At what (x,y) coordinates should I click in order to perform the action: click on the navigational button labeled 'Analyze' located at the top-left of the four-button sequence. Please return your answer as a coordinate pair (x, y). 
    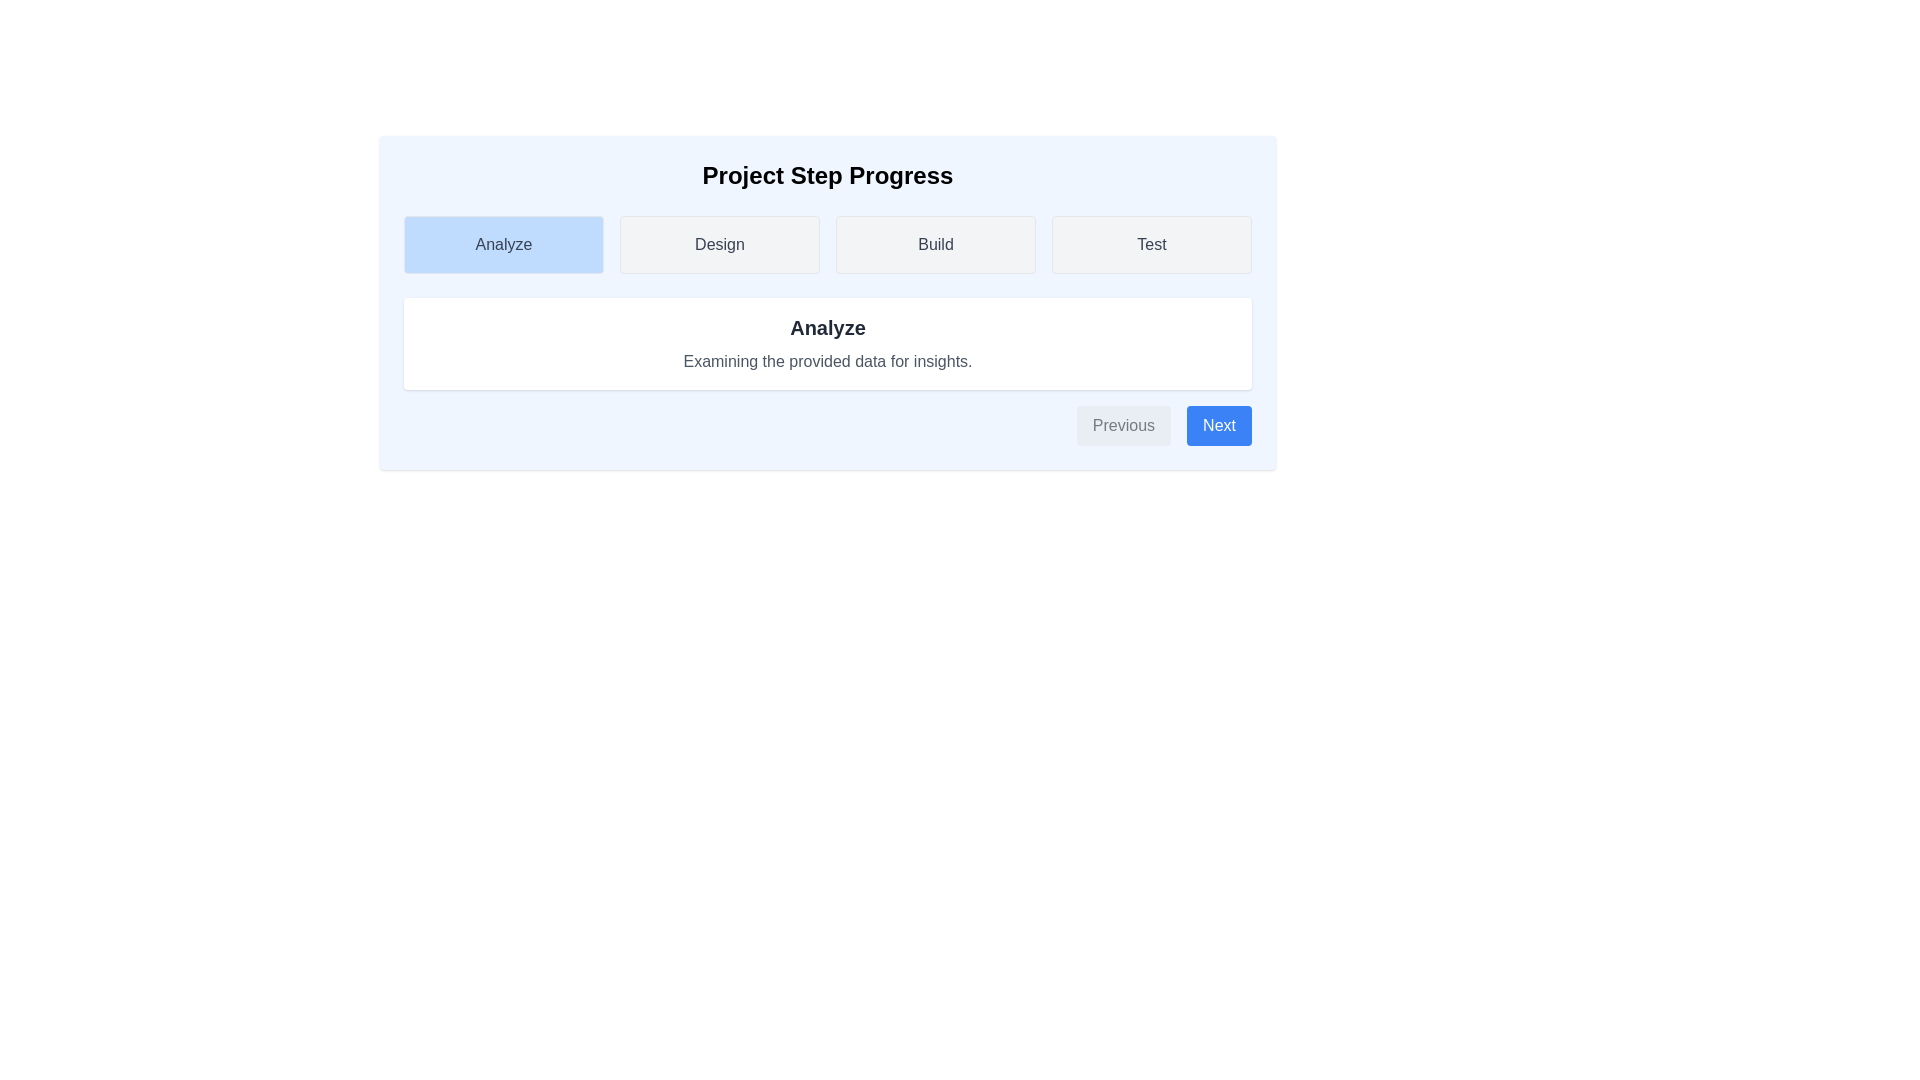
    Looking at the image, I should click on (504, 244).